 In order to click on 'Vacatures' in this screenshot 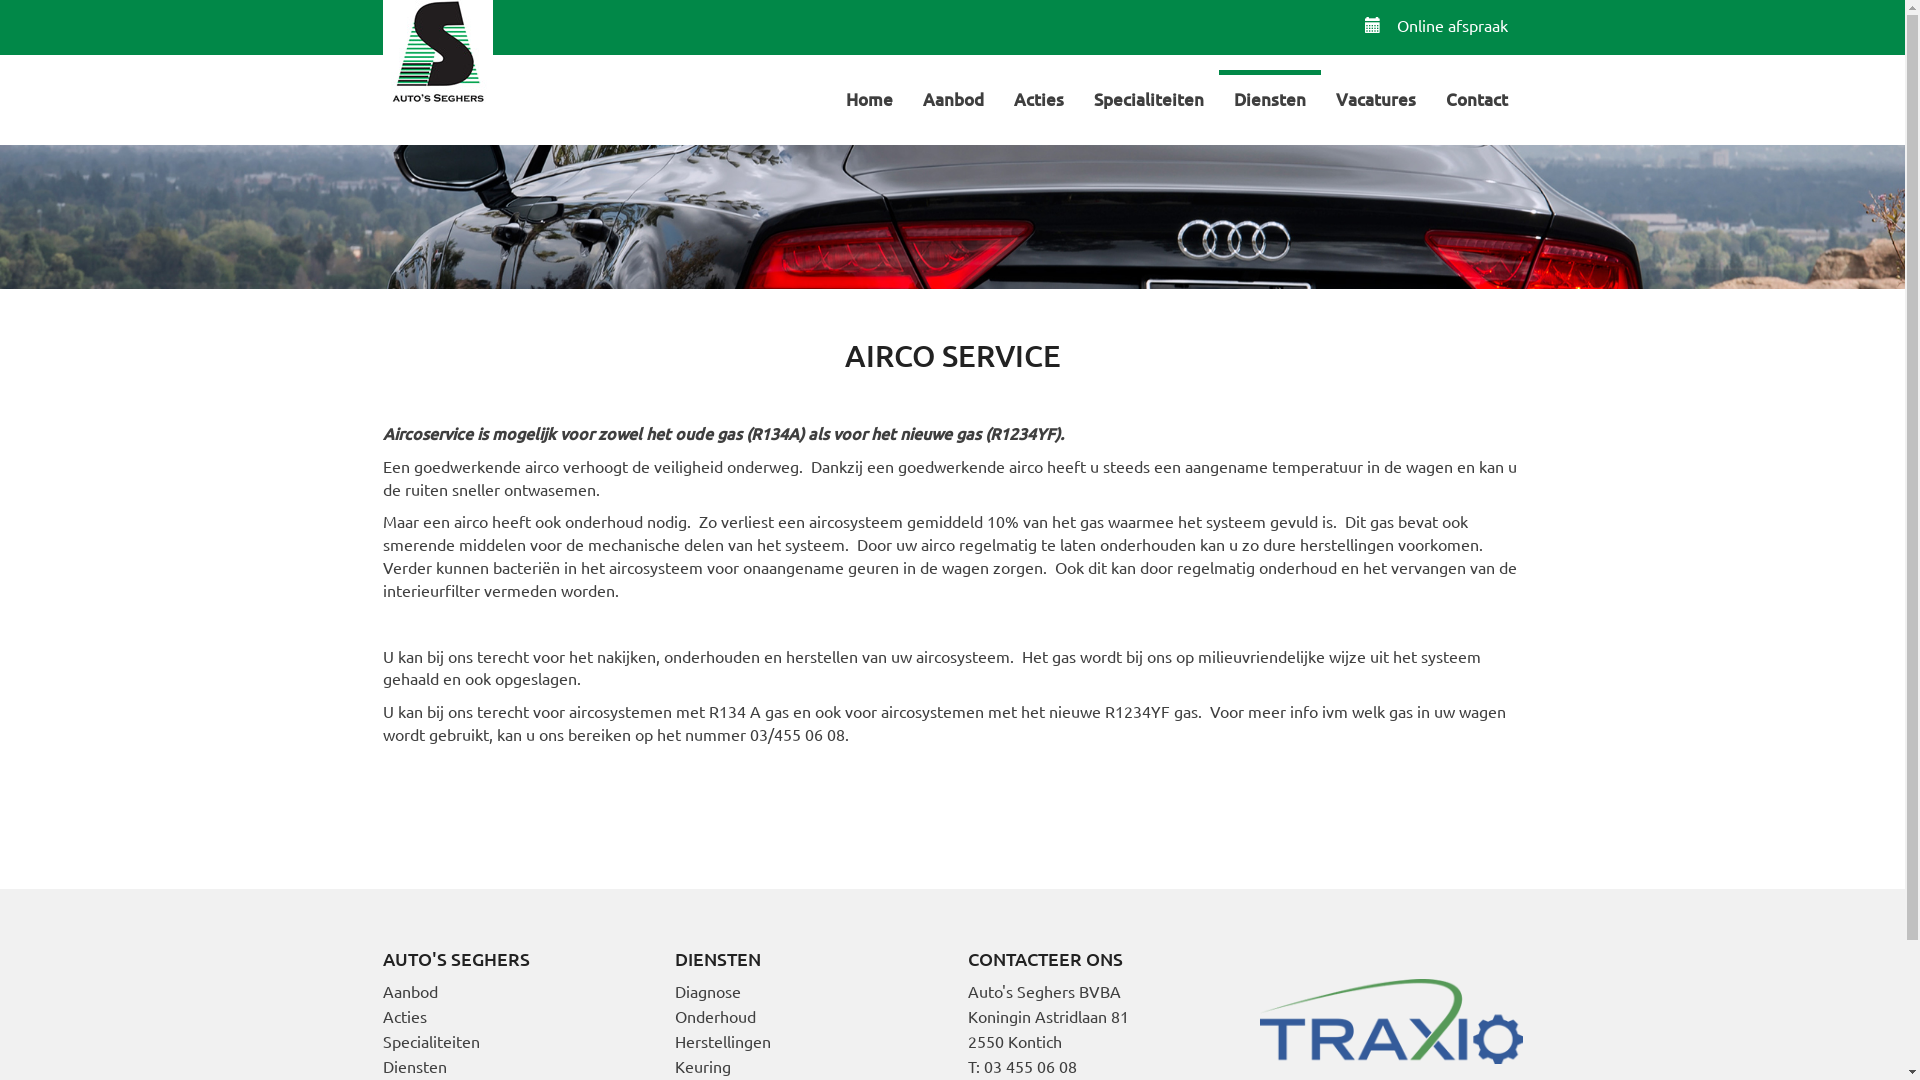, I will do `click(1373, 97)`.